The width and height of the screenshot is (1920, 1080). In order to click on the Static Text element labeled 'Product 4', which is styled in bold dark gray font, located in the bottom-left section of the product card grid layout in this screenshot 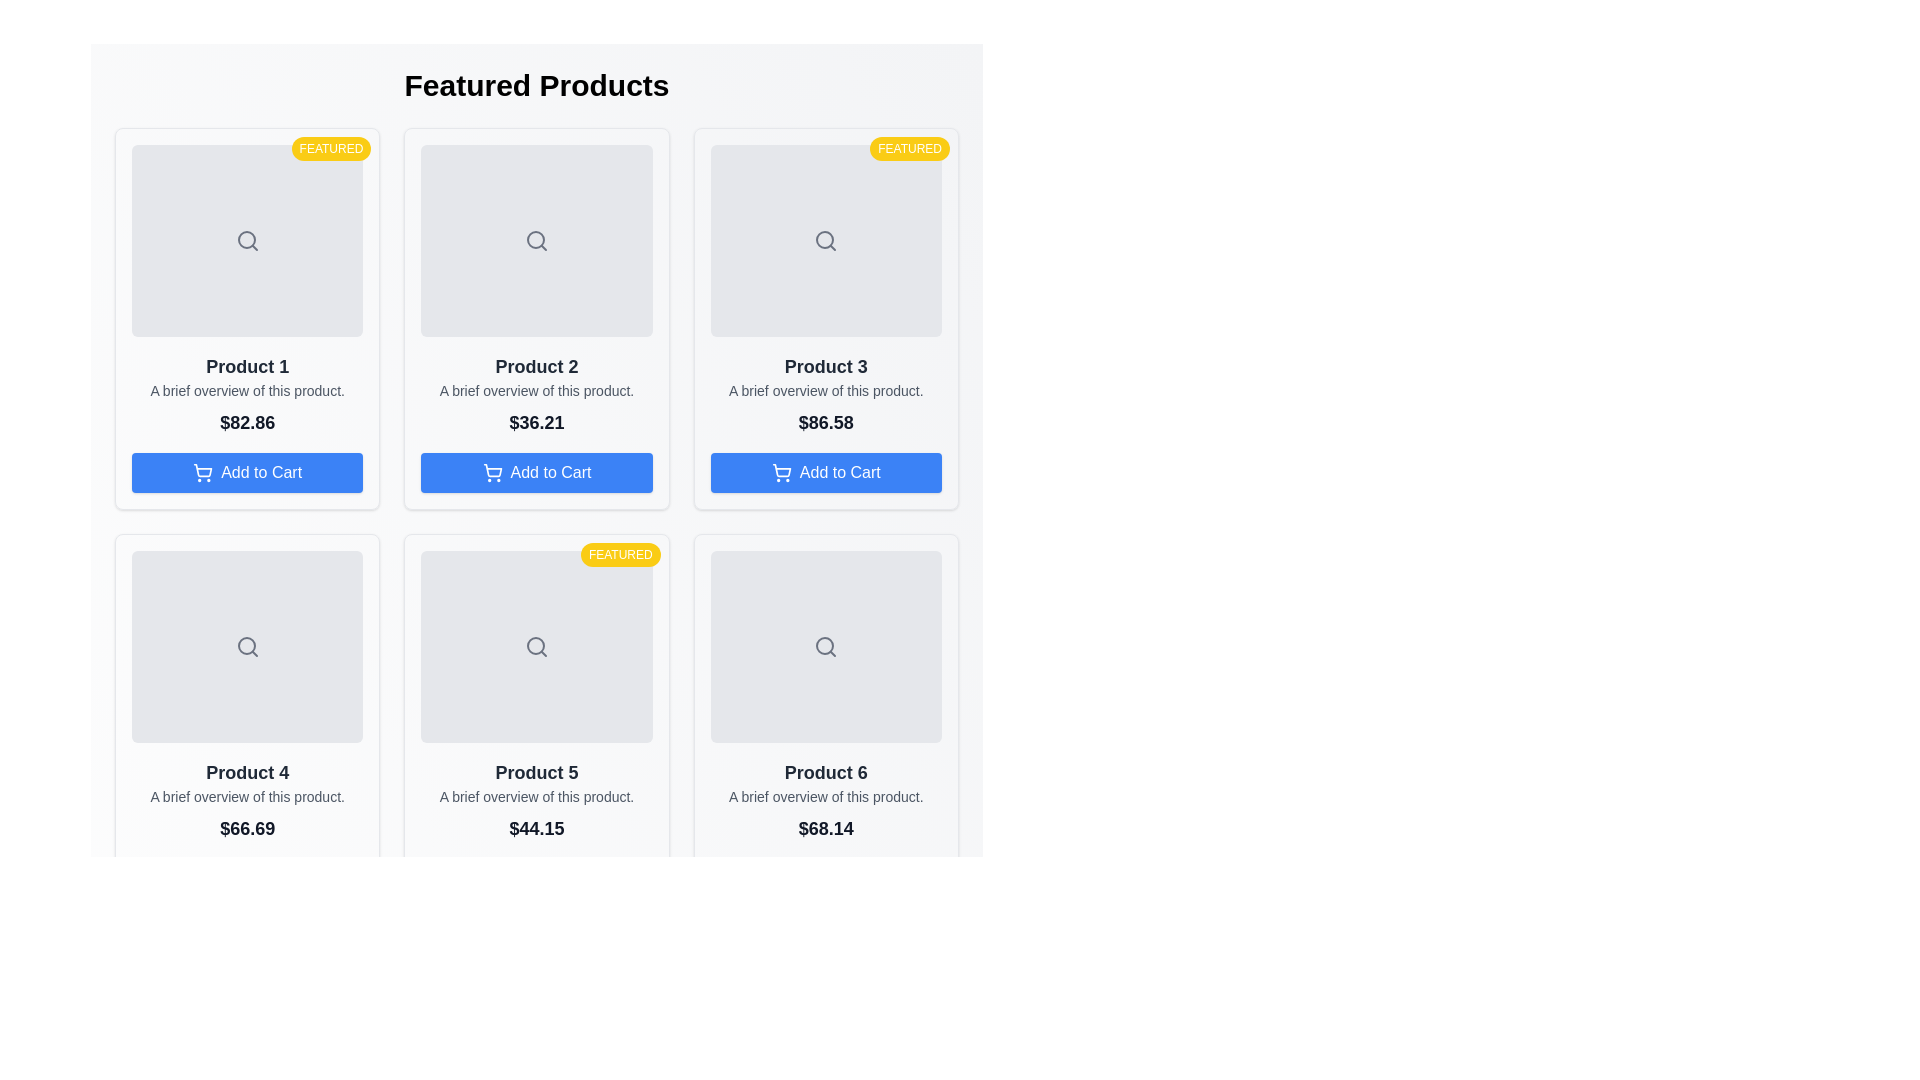, I will do `click(246, 771)`.